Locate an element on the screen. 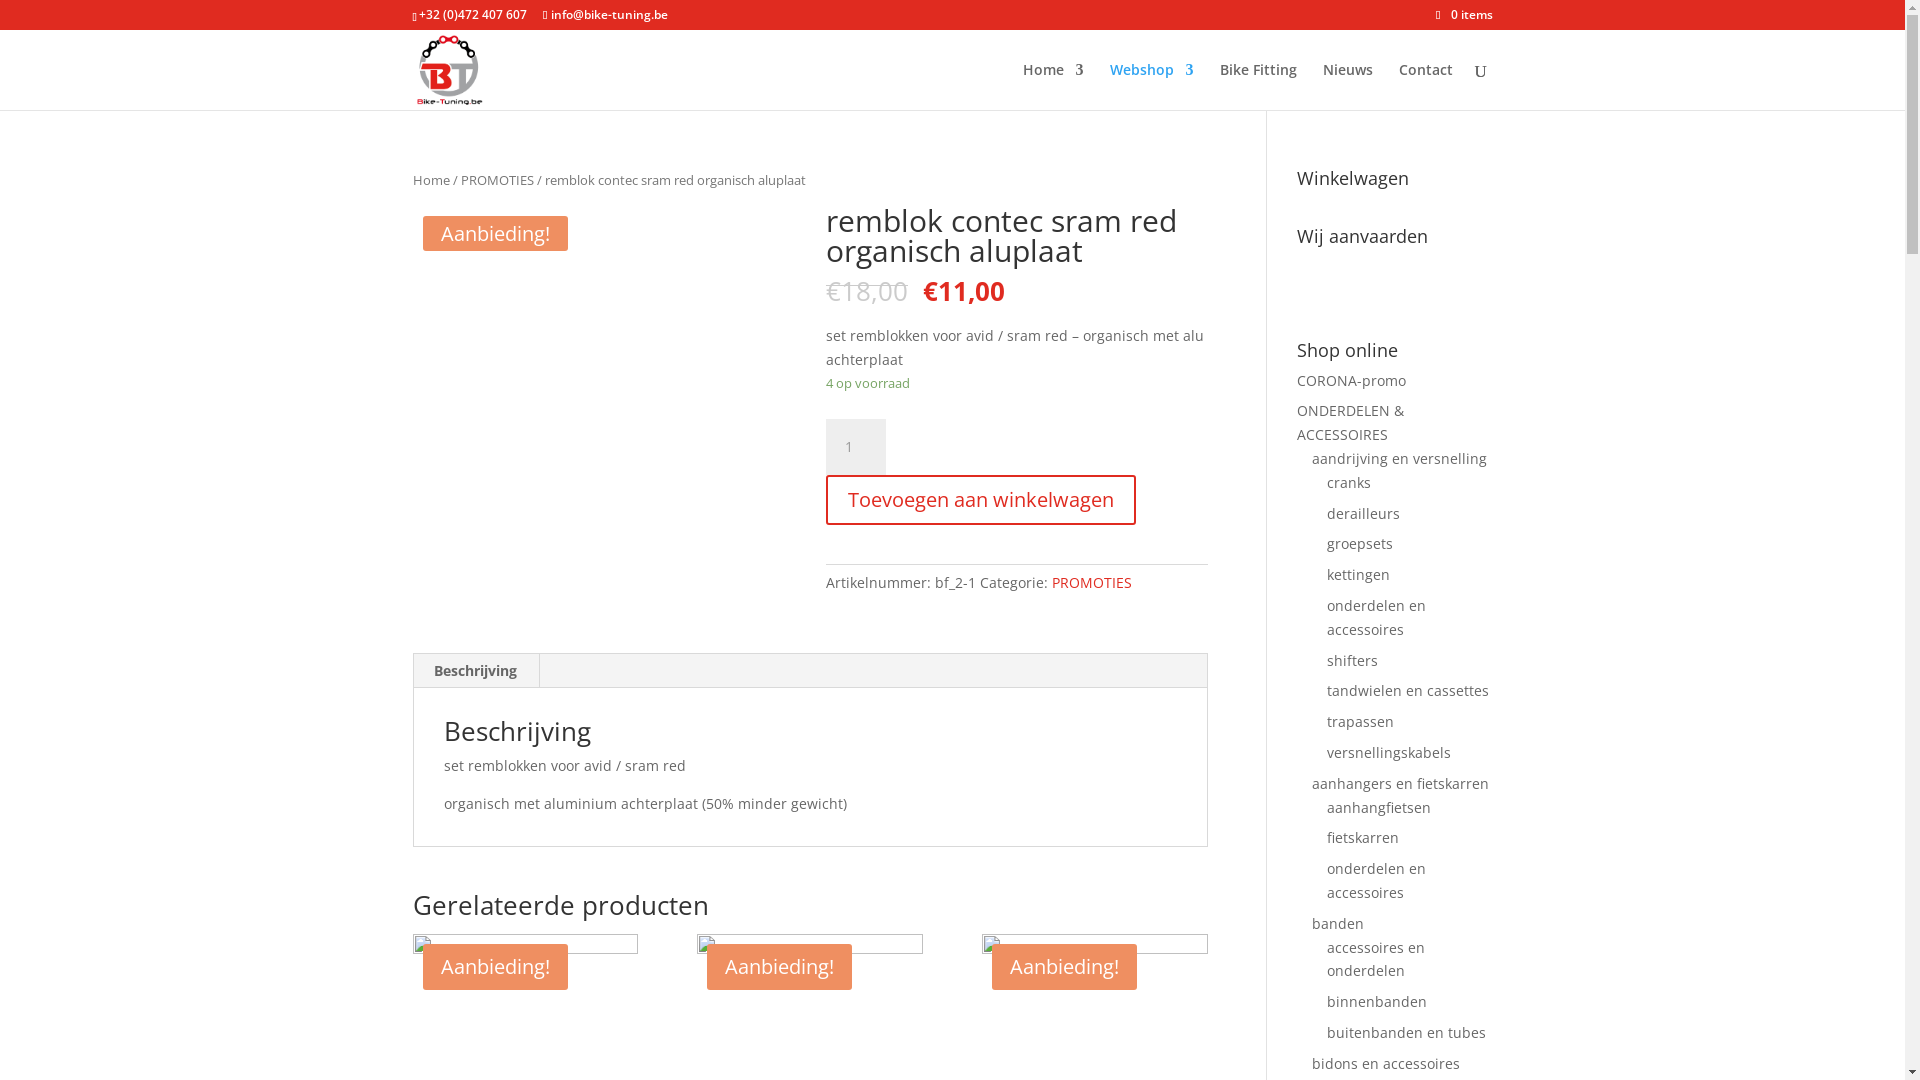 This screenshot has width=1920, height=1080. 'CORONA-promo' is located at coordinates (1351, 380).